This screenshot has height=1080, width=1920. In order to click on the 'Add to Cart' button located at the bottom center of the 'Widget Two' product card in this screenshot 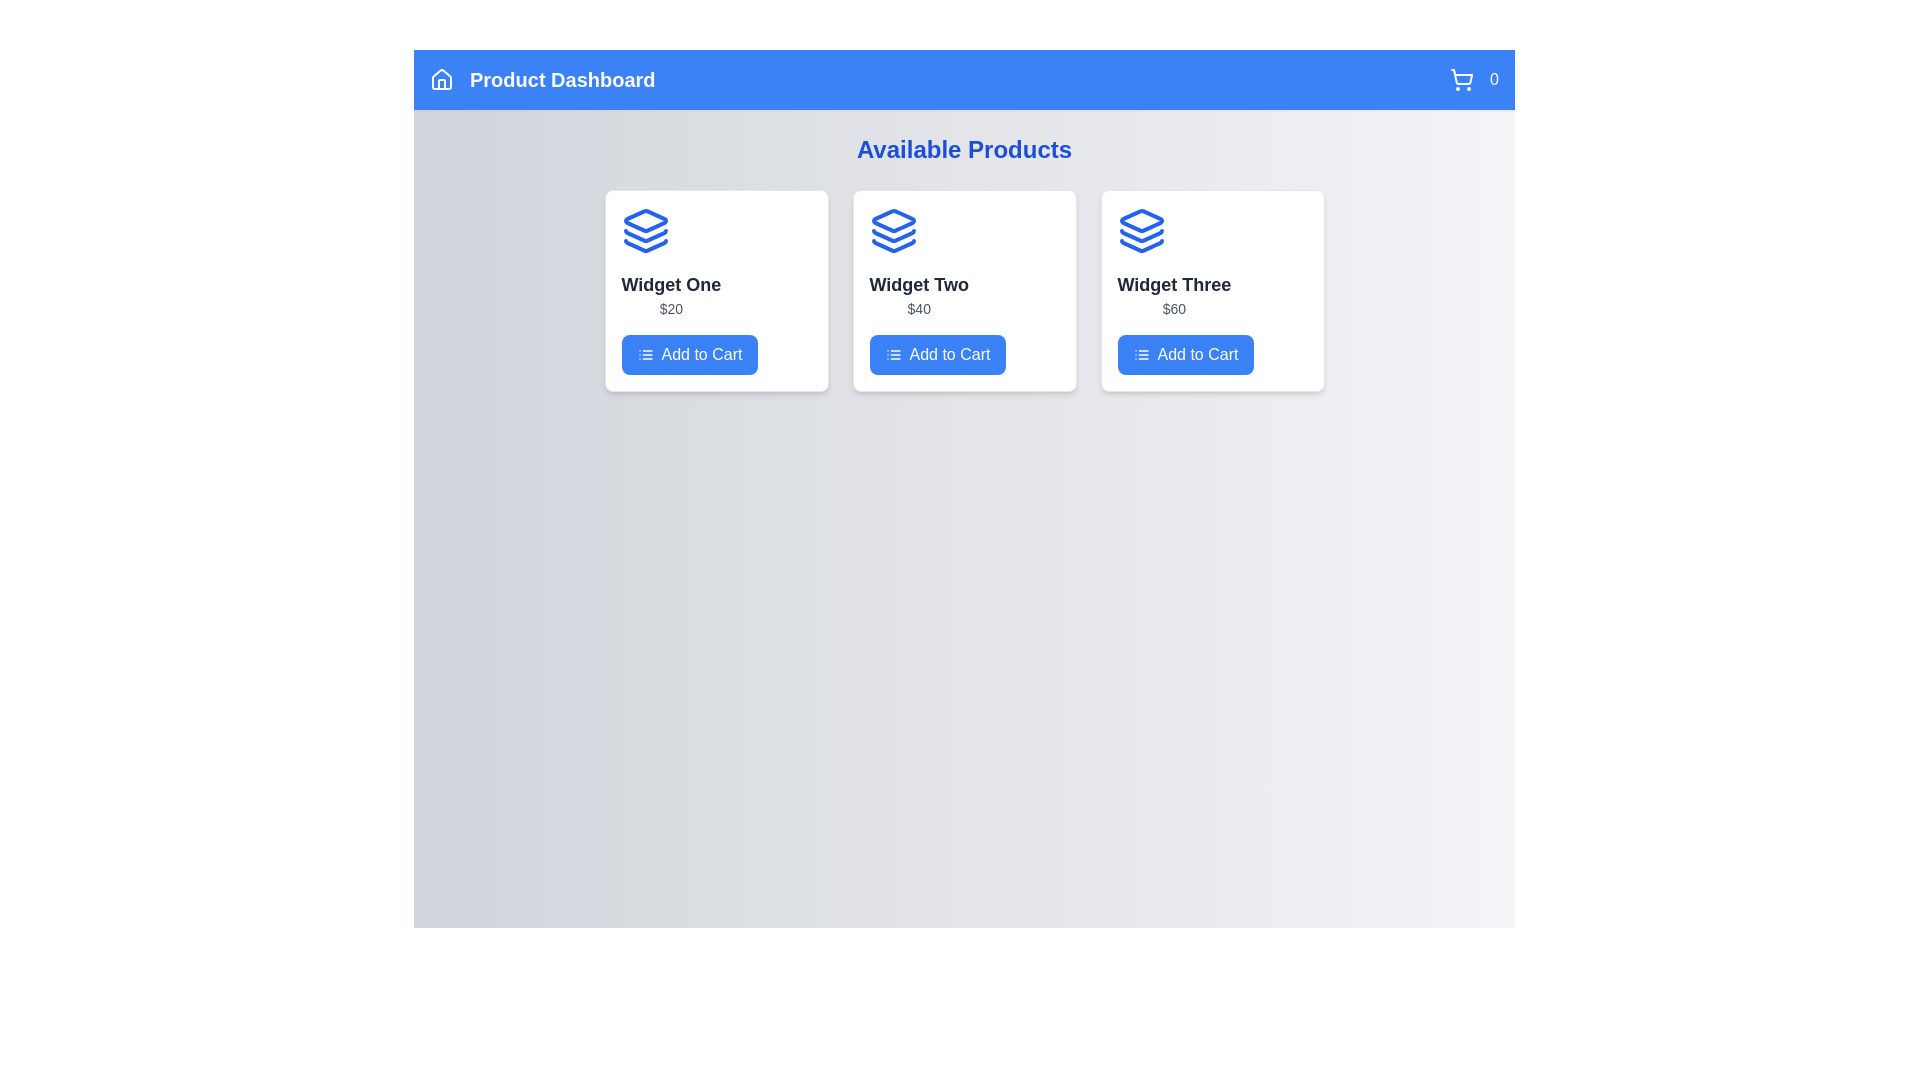, I will do `click(936, 353)`.